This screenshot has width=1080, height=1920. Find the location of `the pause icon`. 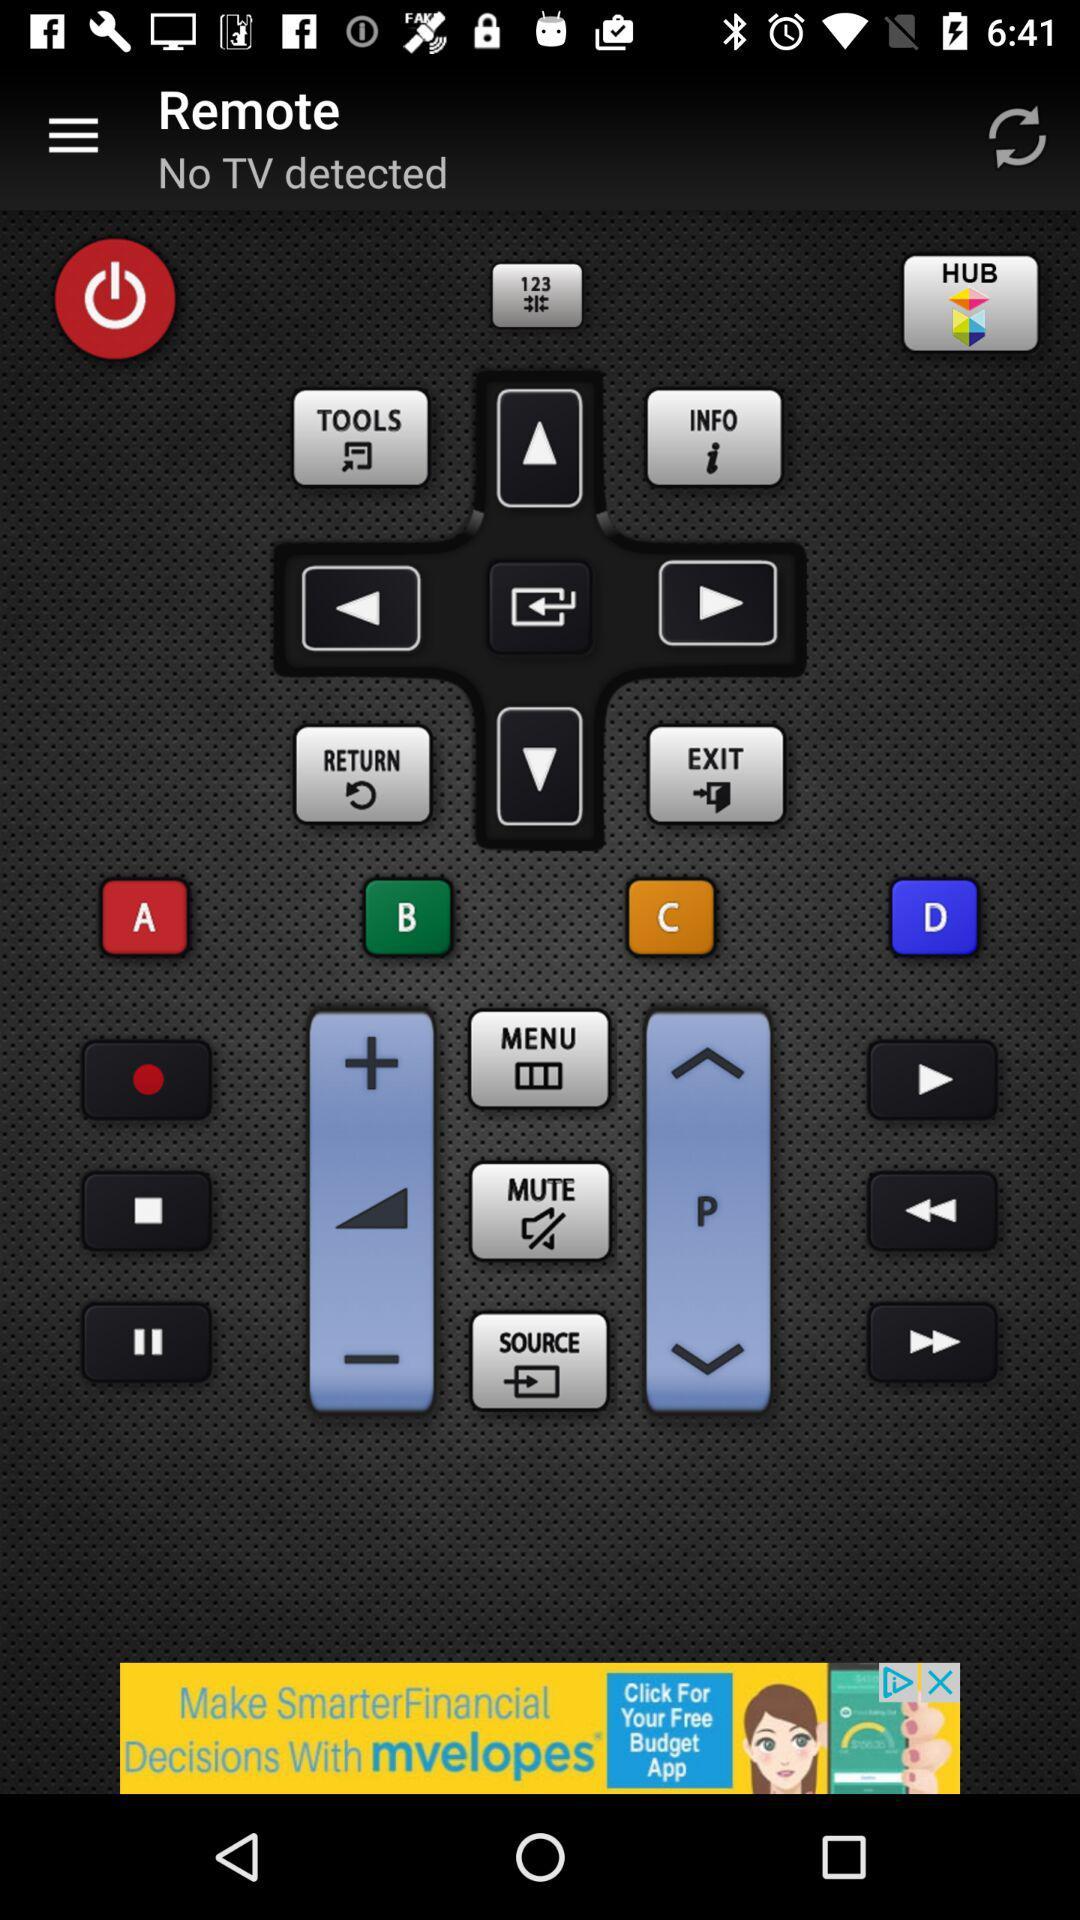

the pause icon is located at coordinates (145, 1342).